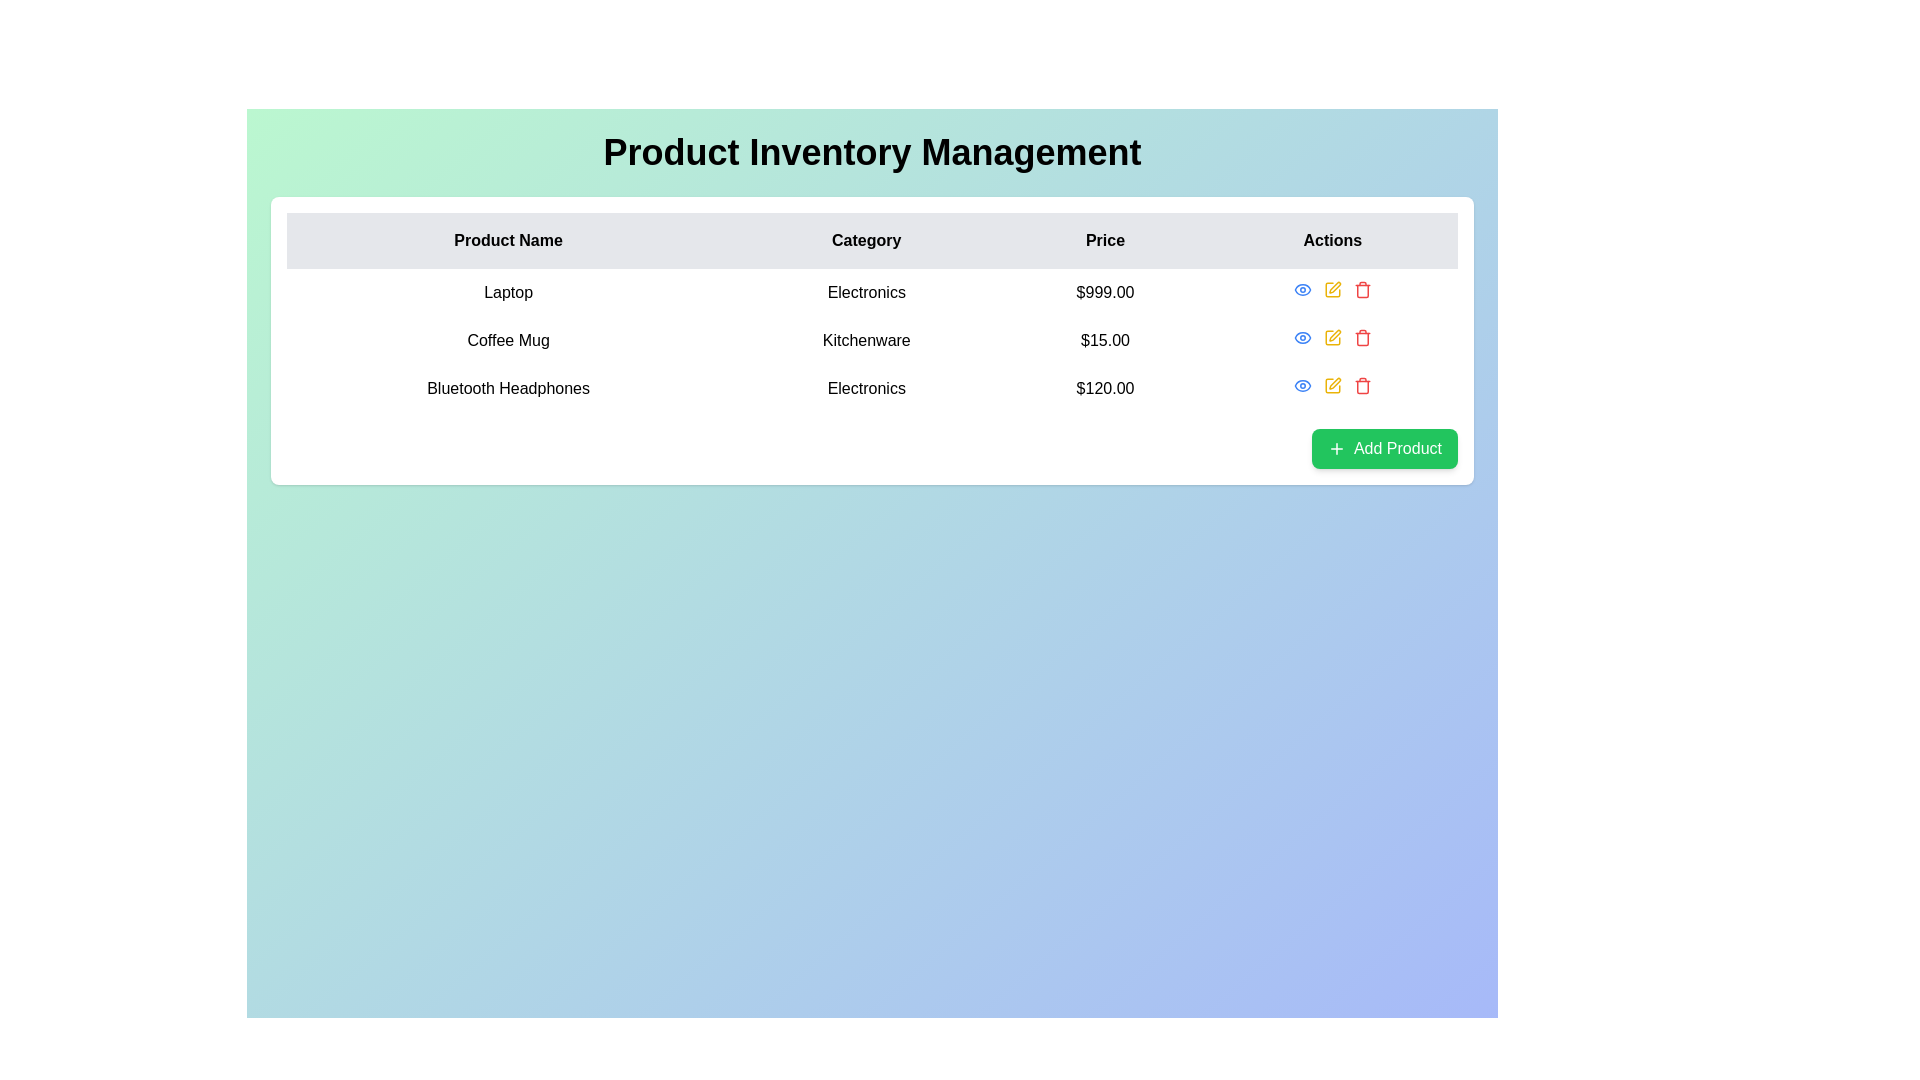  Describe the element at coordinates (508, 389) in the screenshot. I see `the text label displaying 'Bluetooth Headphones' in bold black font, located in the third row under the 'Product Name' header` at that location.